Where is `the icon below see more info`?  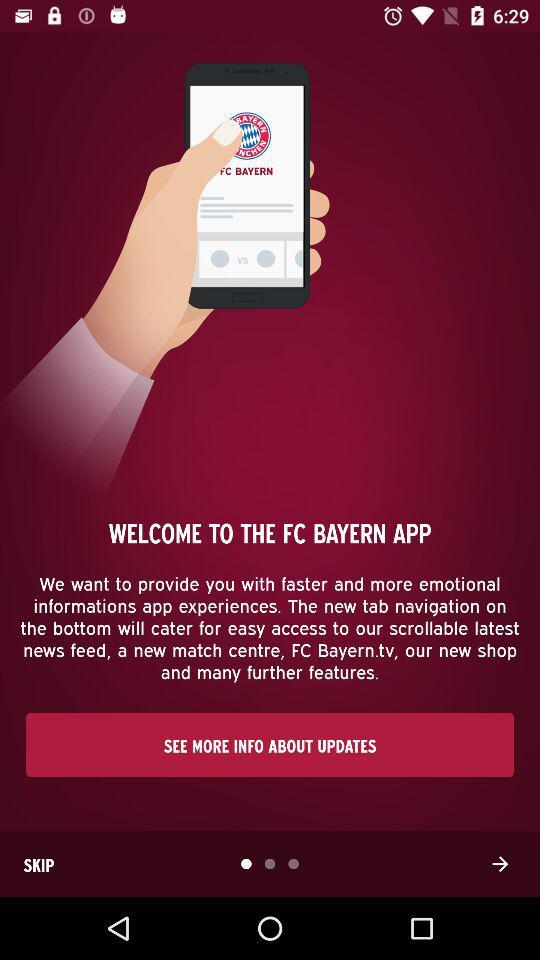 the icon below see more info is located at coordinates (499, 863).